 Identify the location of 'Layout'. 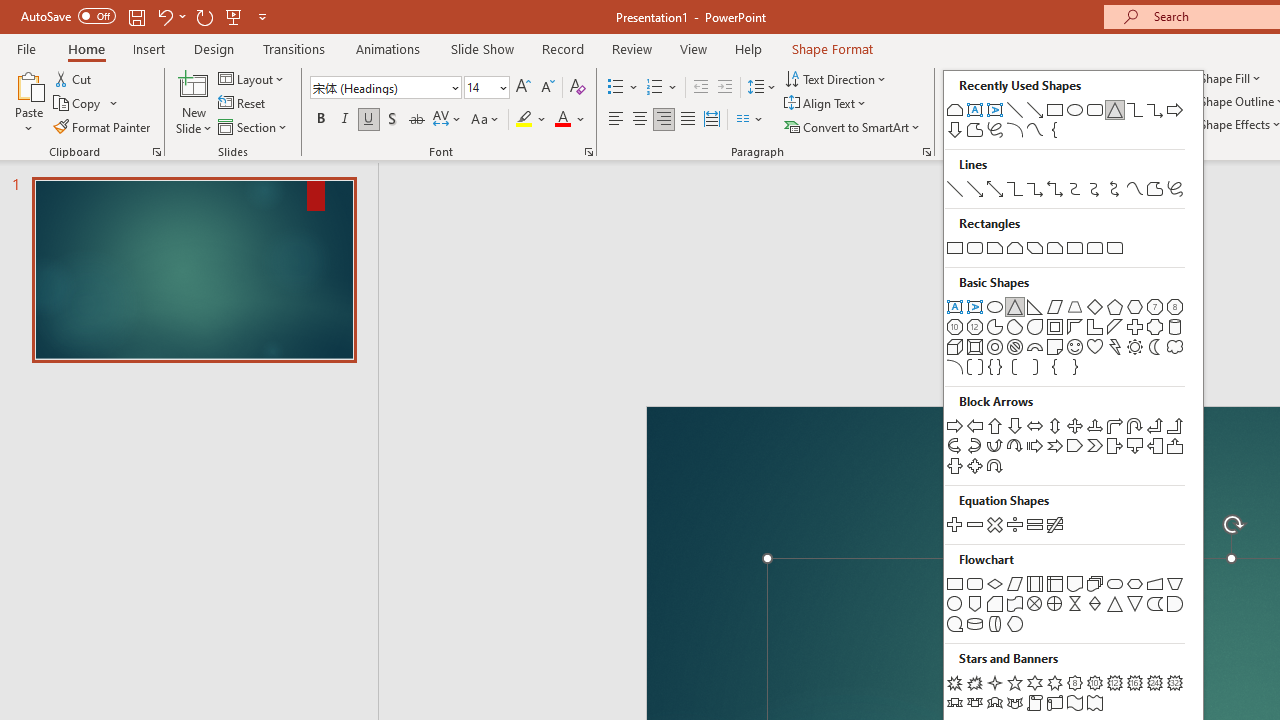
(251, 78).